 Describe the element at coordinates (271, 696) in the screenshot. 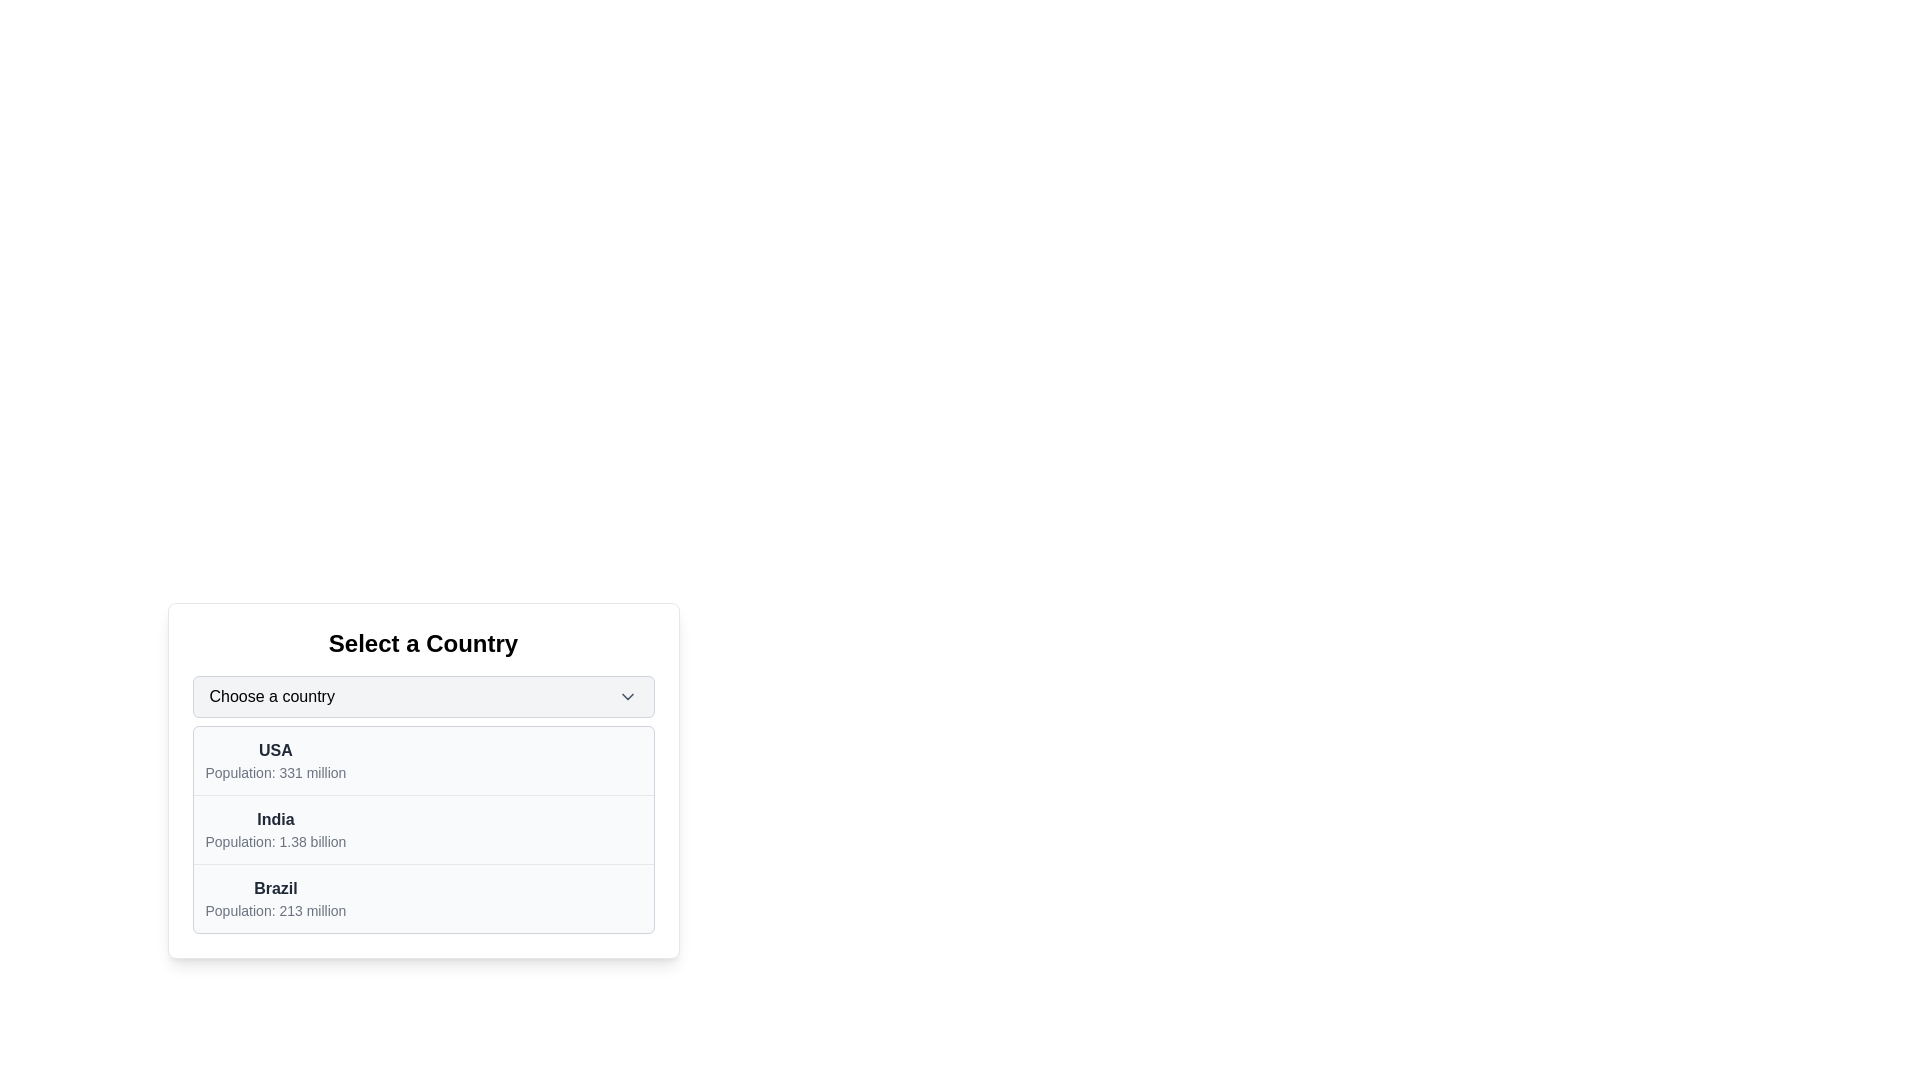

I see `the text label indicating the function of the dropdown field for country selection, which is positioned to the left of the chevron-down icon` at that location.